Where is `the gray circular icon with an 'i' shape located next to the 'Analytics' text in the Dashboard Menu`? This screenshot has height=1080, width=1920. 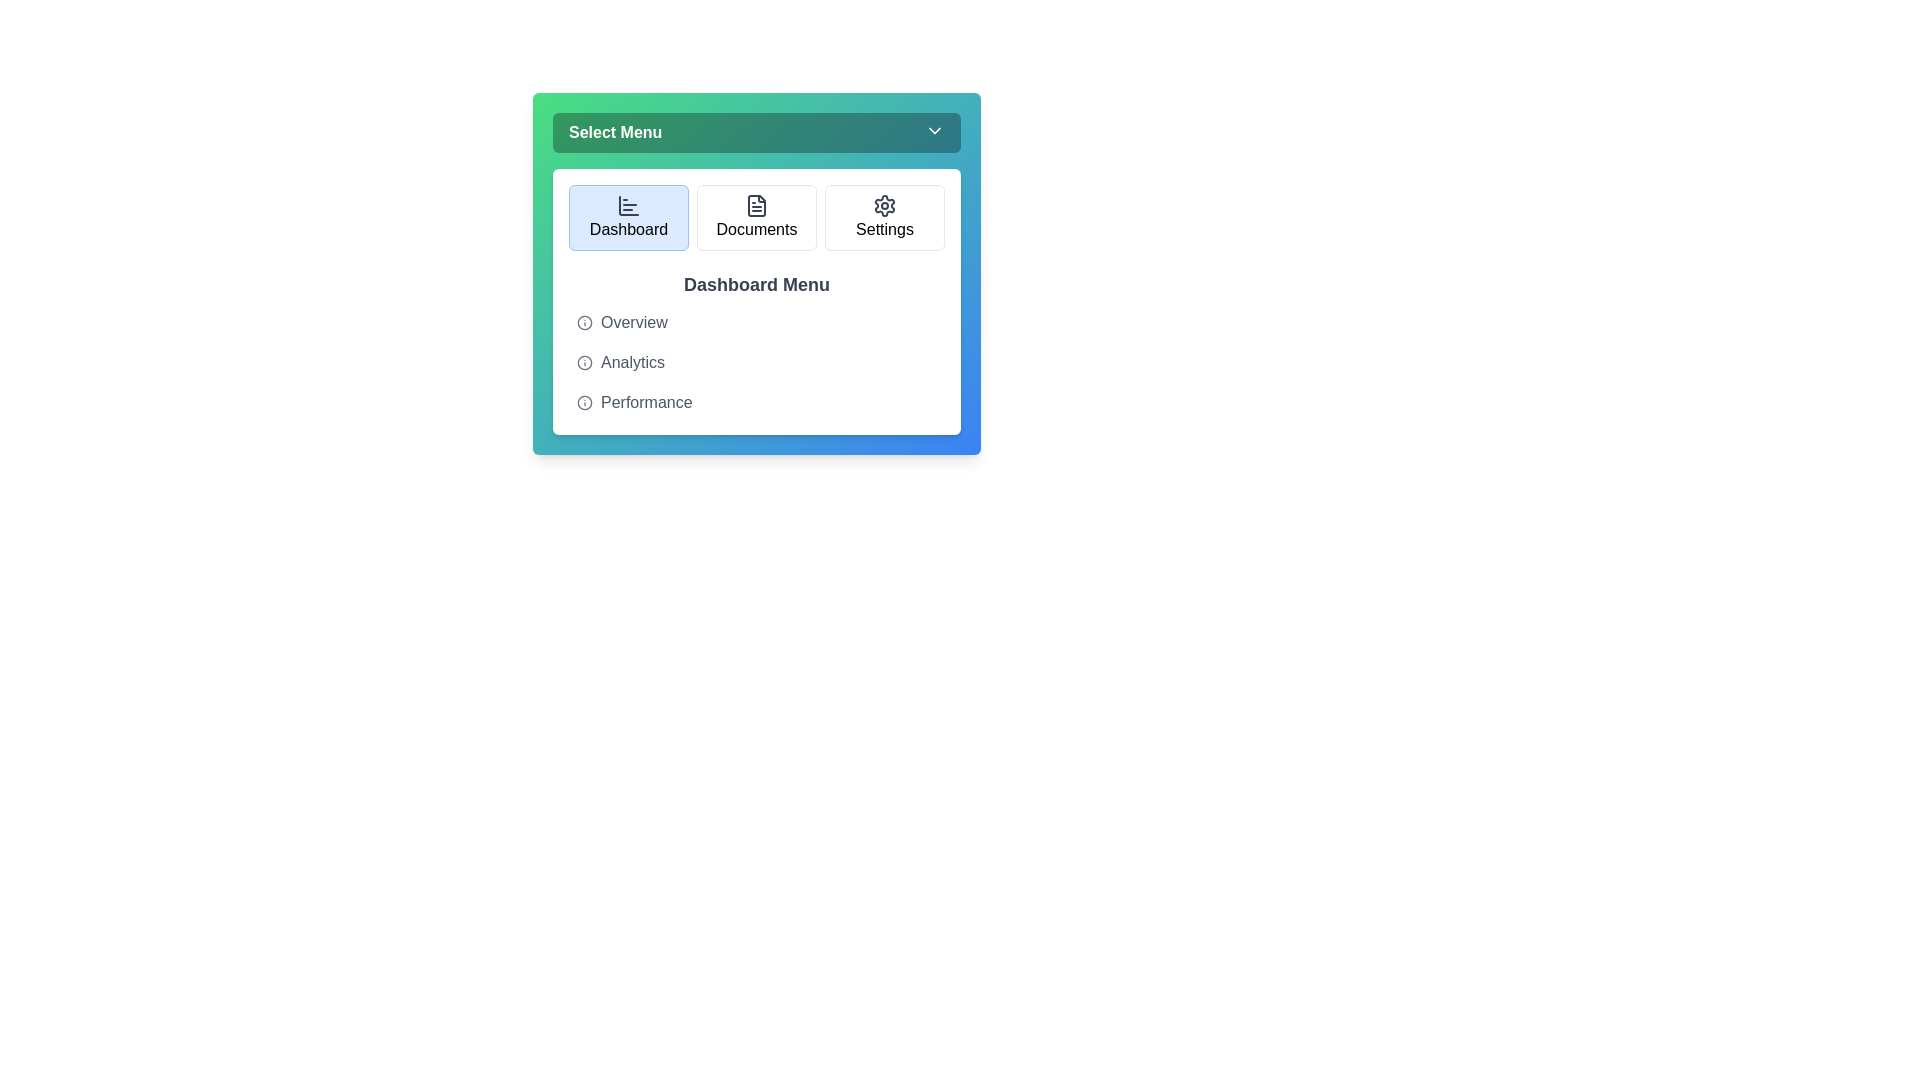
the gray circular icon with an 'i' shape located next to the 'Analytics' text in the Dashboard Menu is located at coordinates (584, 362).